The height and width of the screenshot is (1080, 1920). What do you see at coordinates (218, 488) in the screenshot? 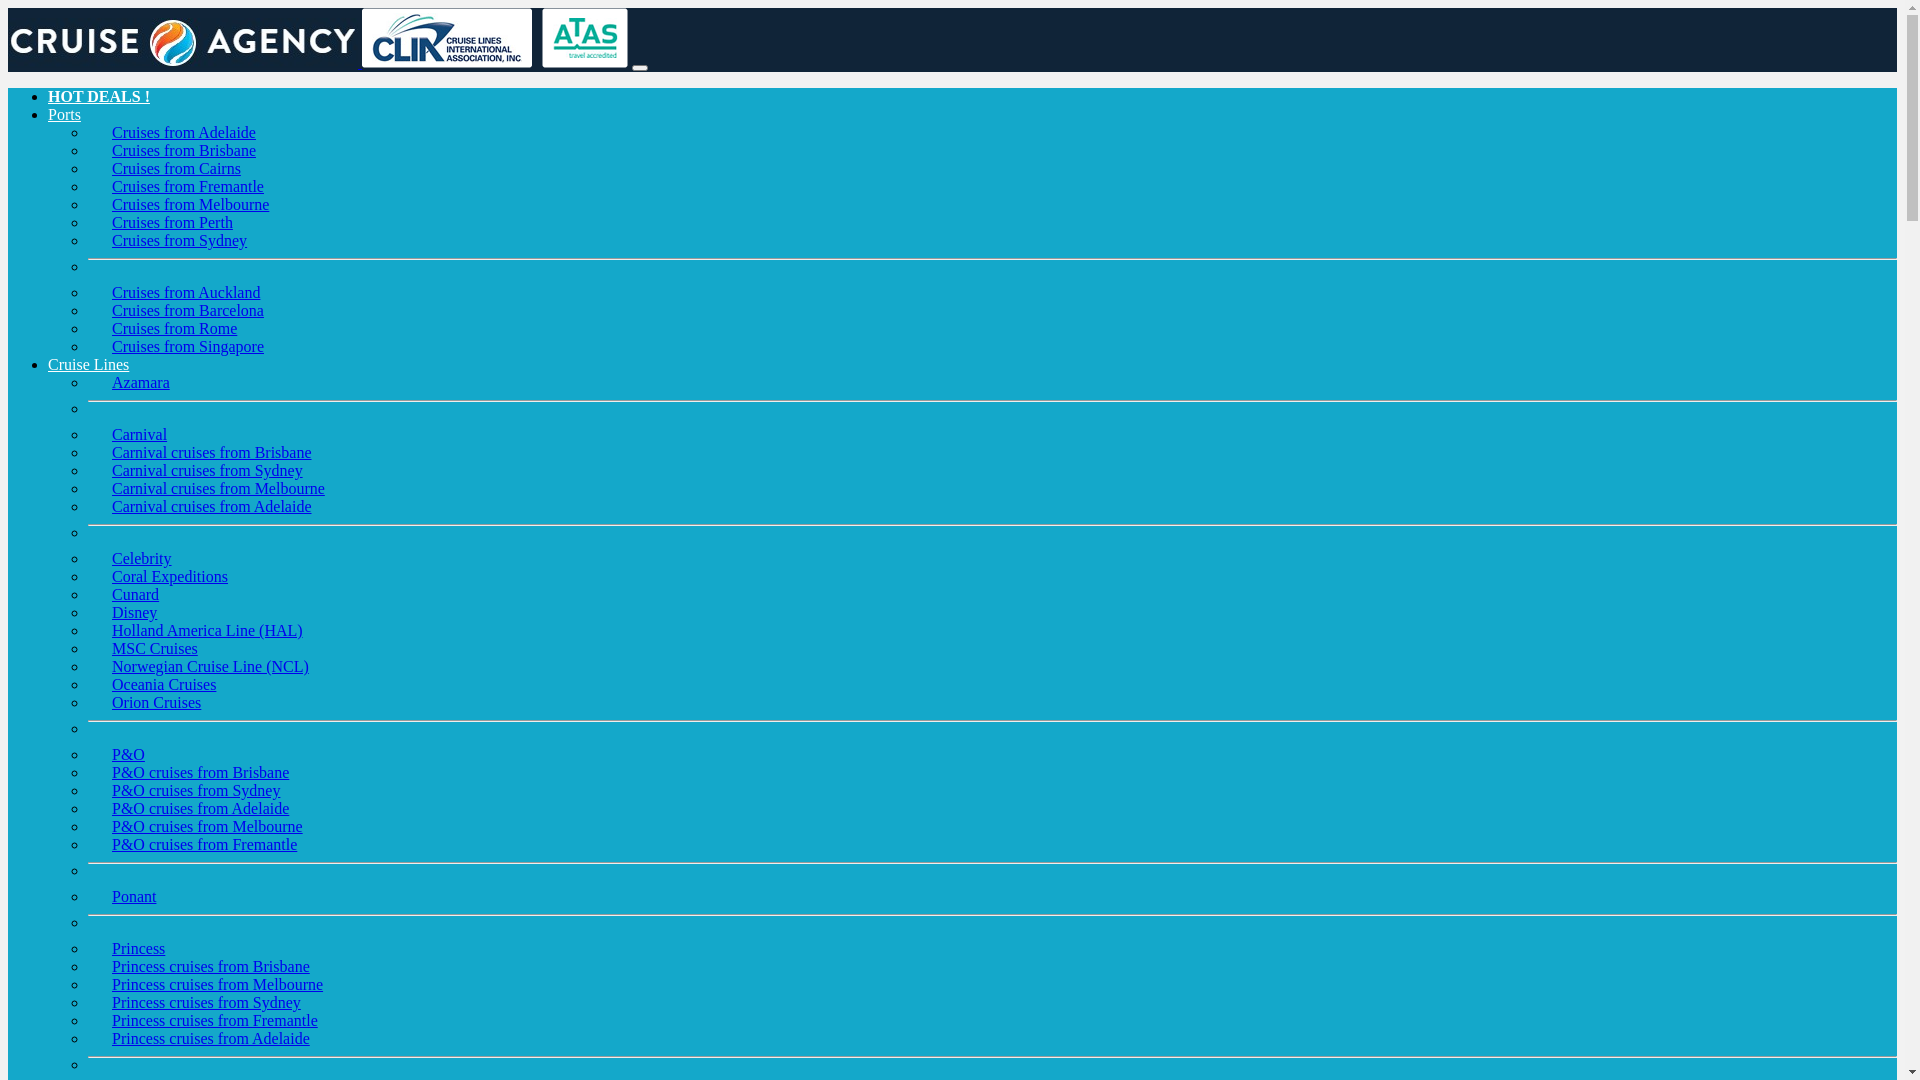
I see `'Carnival cruises from Melbourne'` at bounding box center [218, 488].